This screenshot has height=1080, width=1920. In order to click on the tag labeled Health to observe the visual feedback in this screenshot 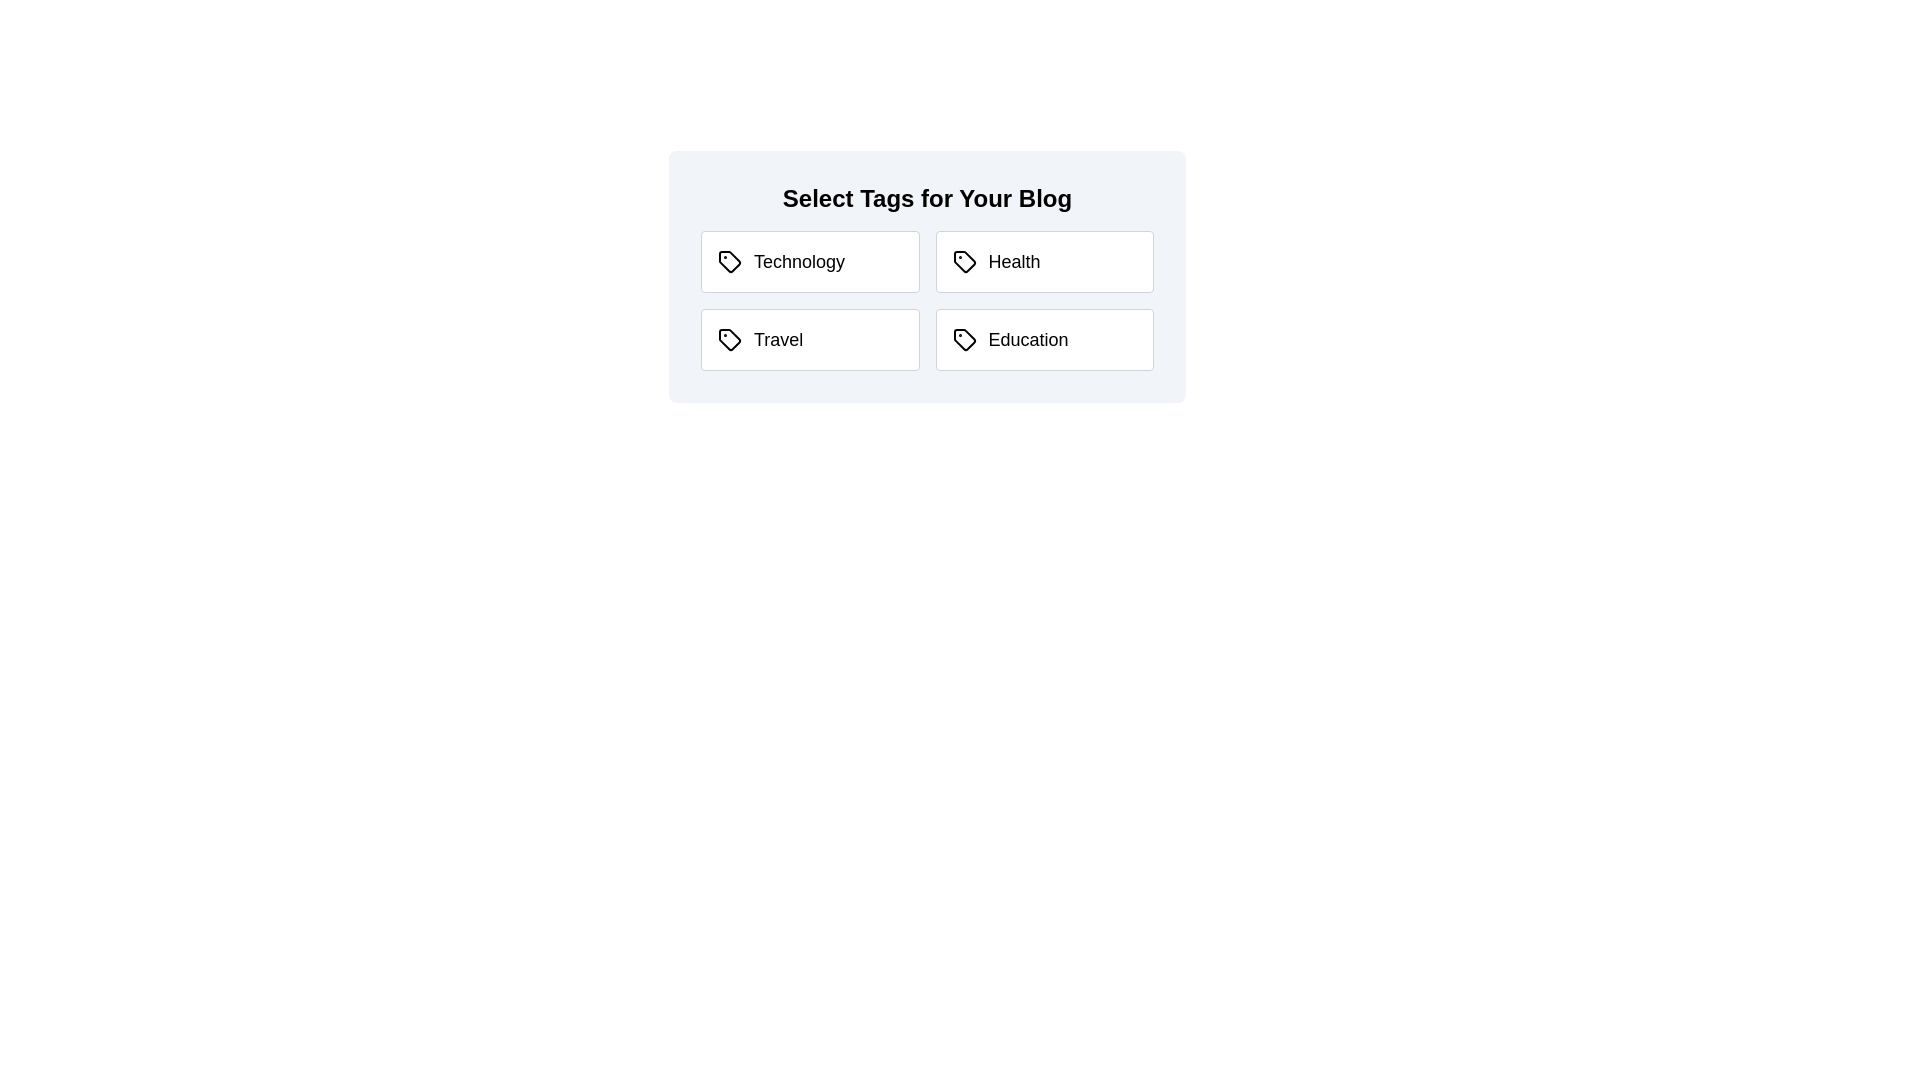, I will do `click(1043, 261)`.